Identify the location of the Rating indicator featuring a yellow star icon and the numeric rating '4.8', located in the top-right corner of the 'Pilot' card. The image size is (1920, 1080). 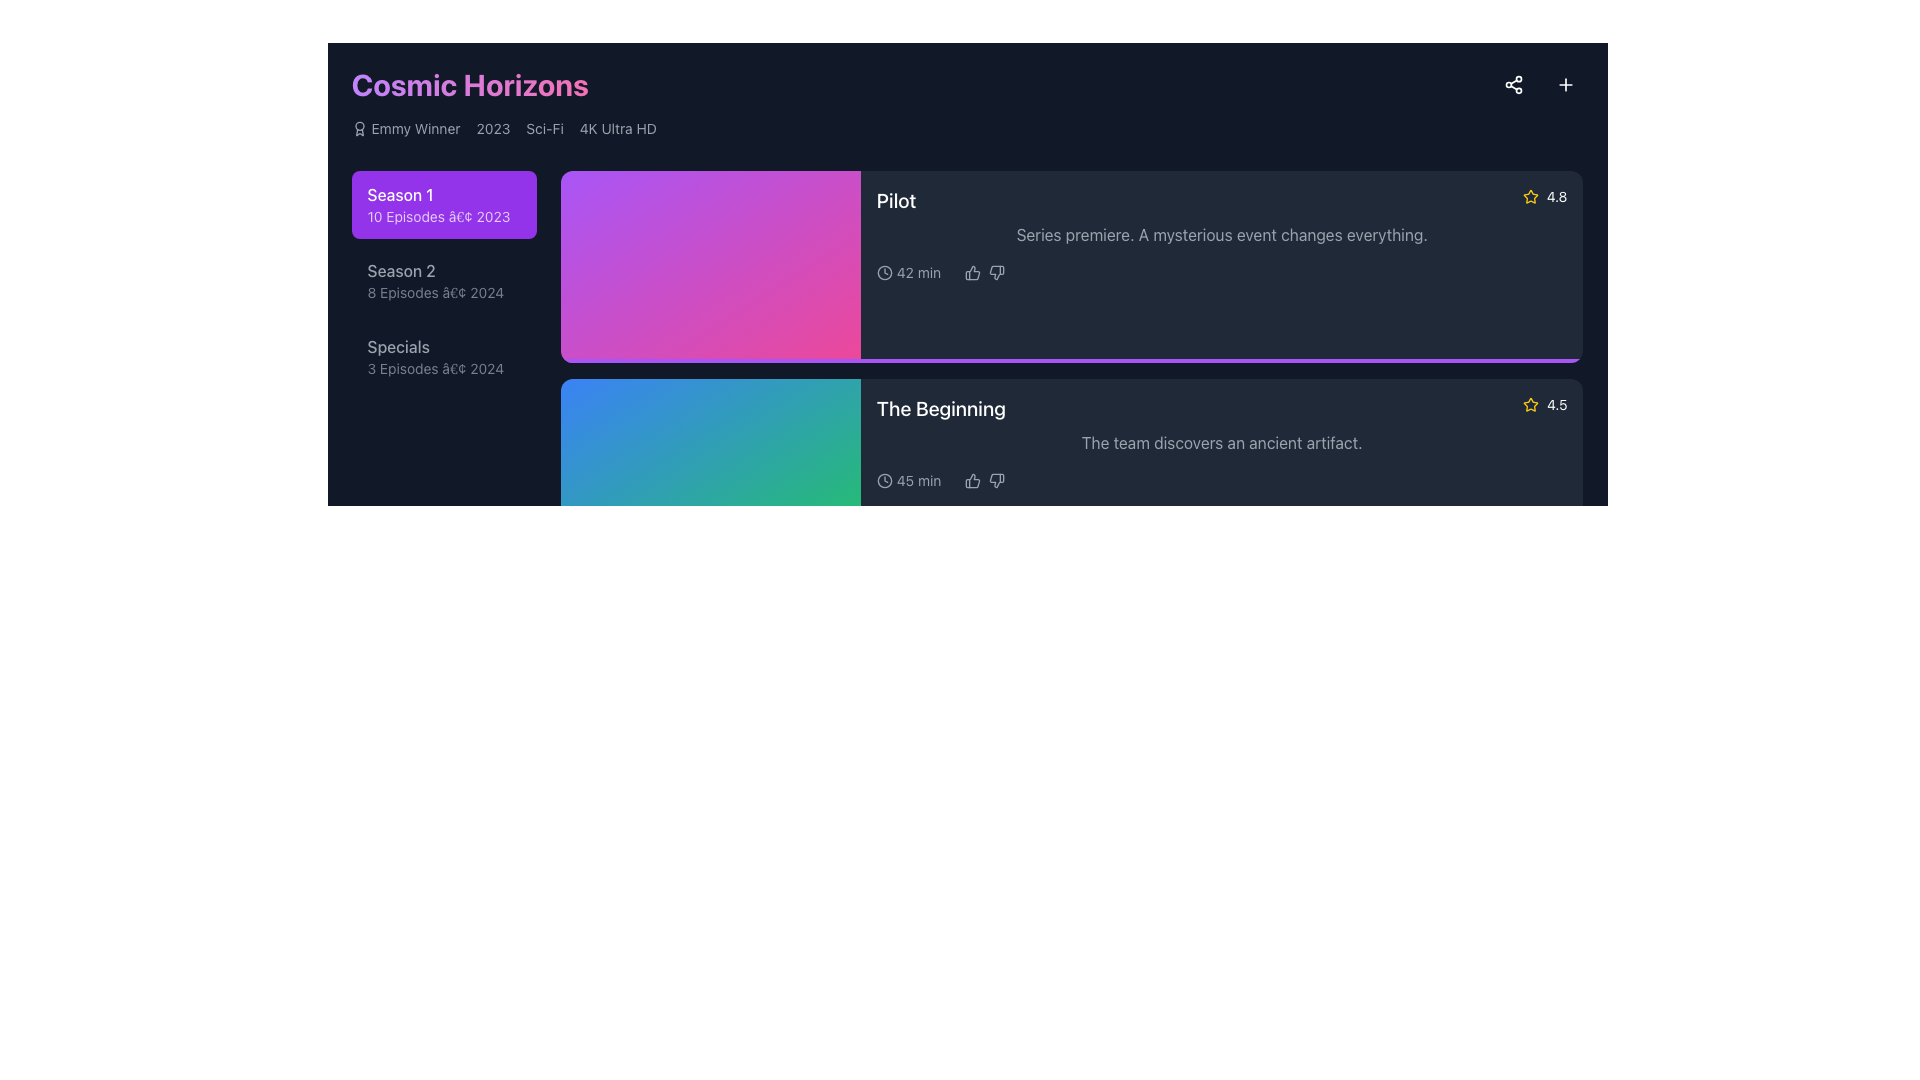
(1544, 196).